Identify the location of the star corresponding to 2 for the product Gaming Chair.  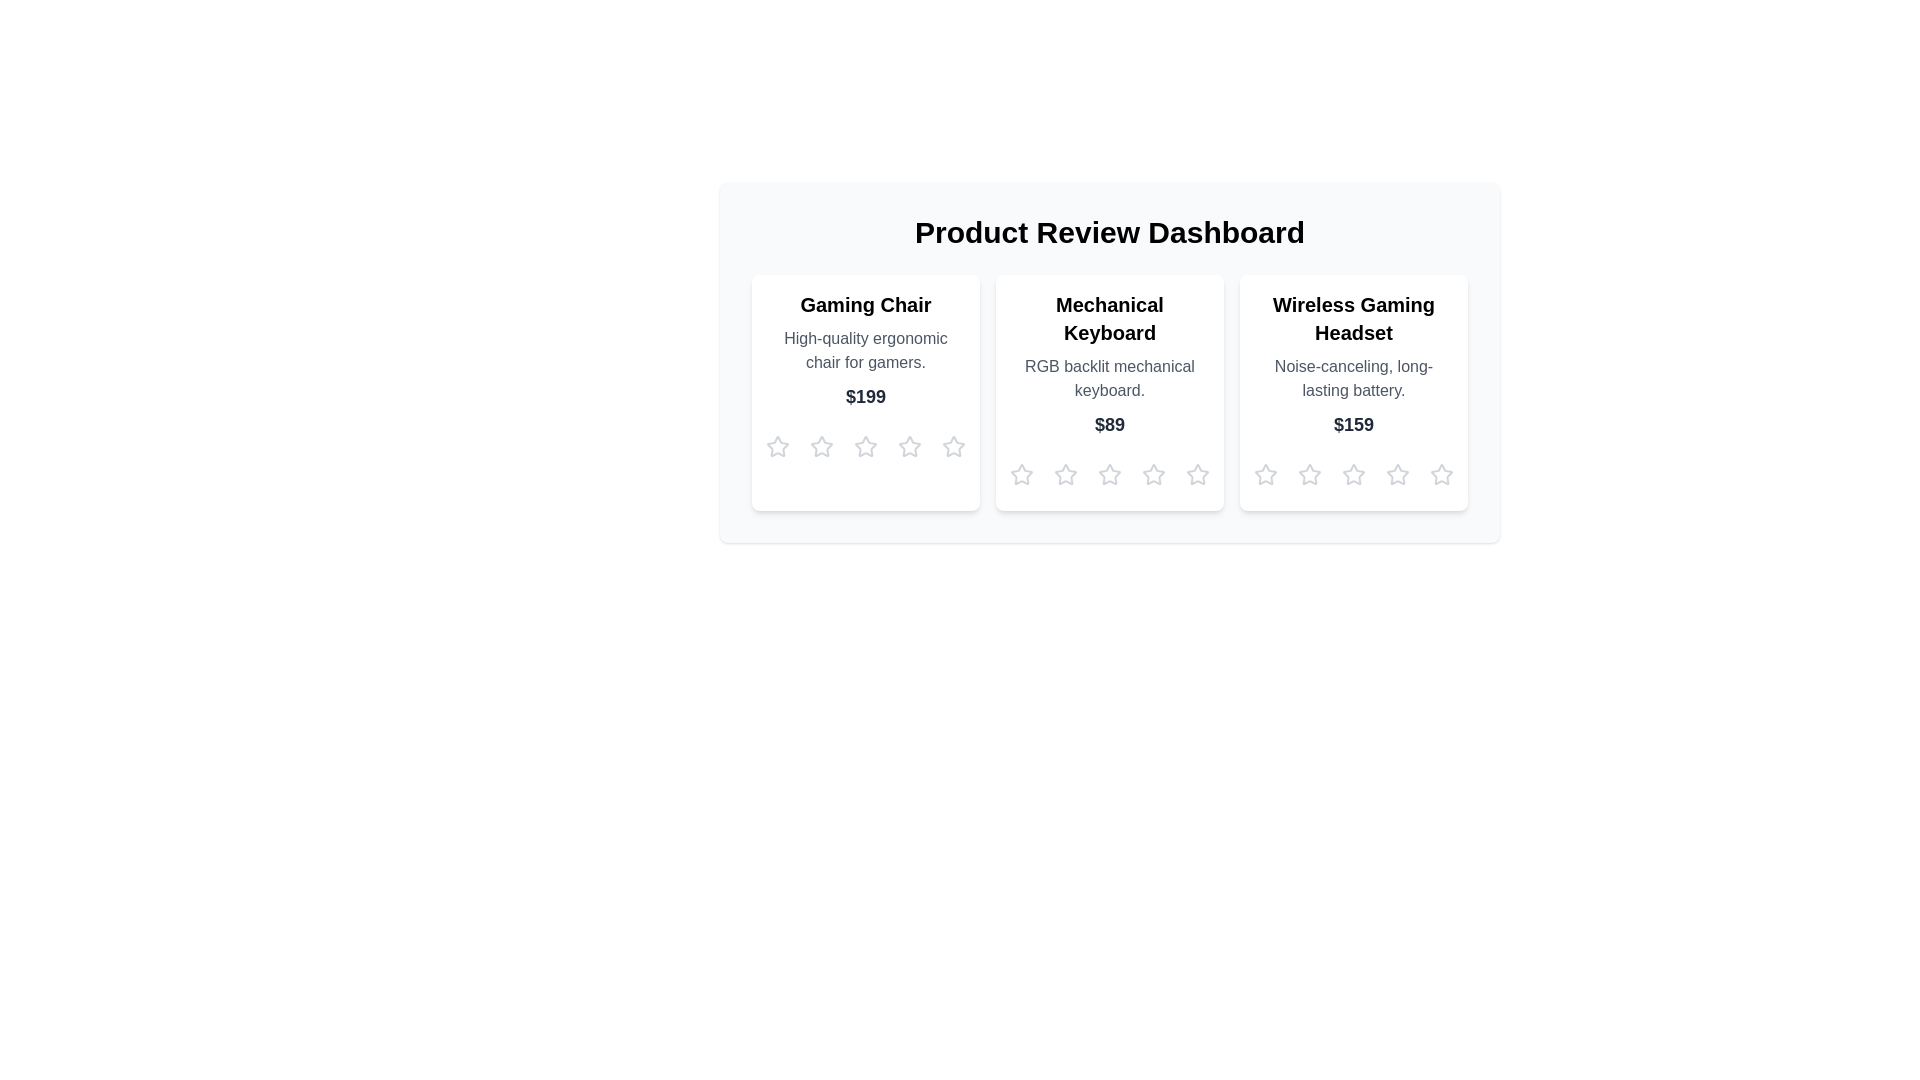
(821, 446).